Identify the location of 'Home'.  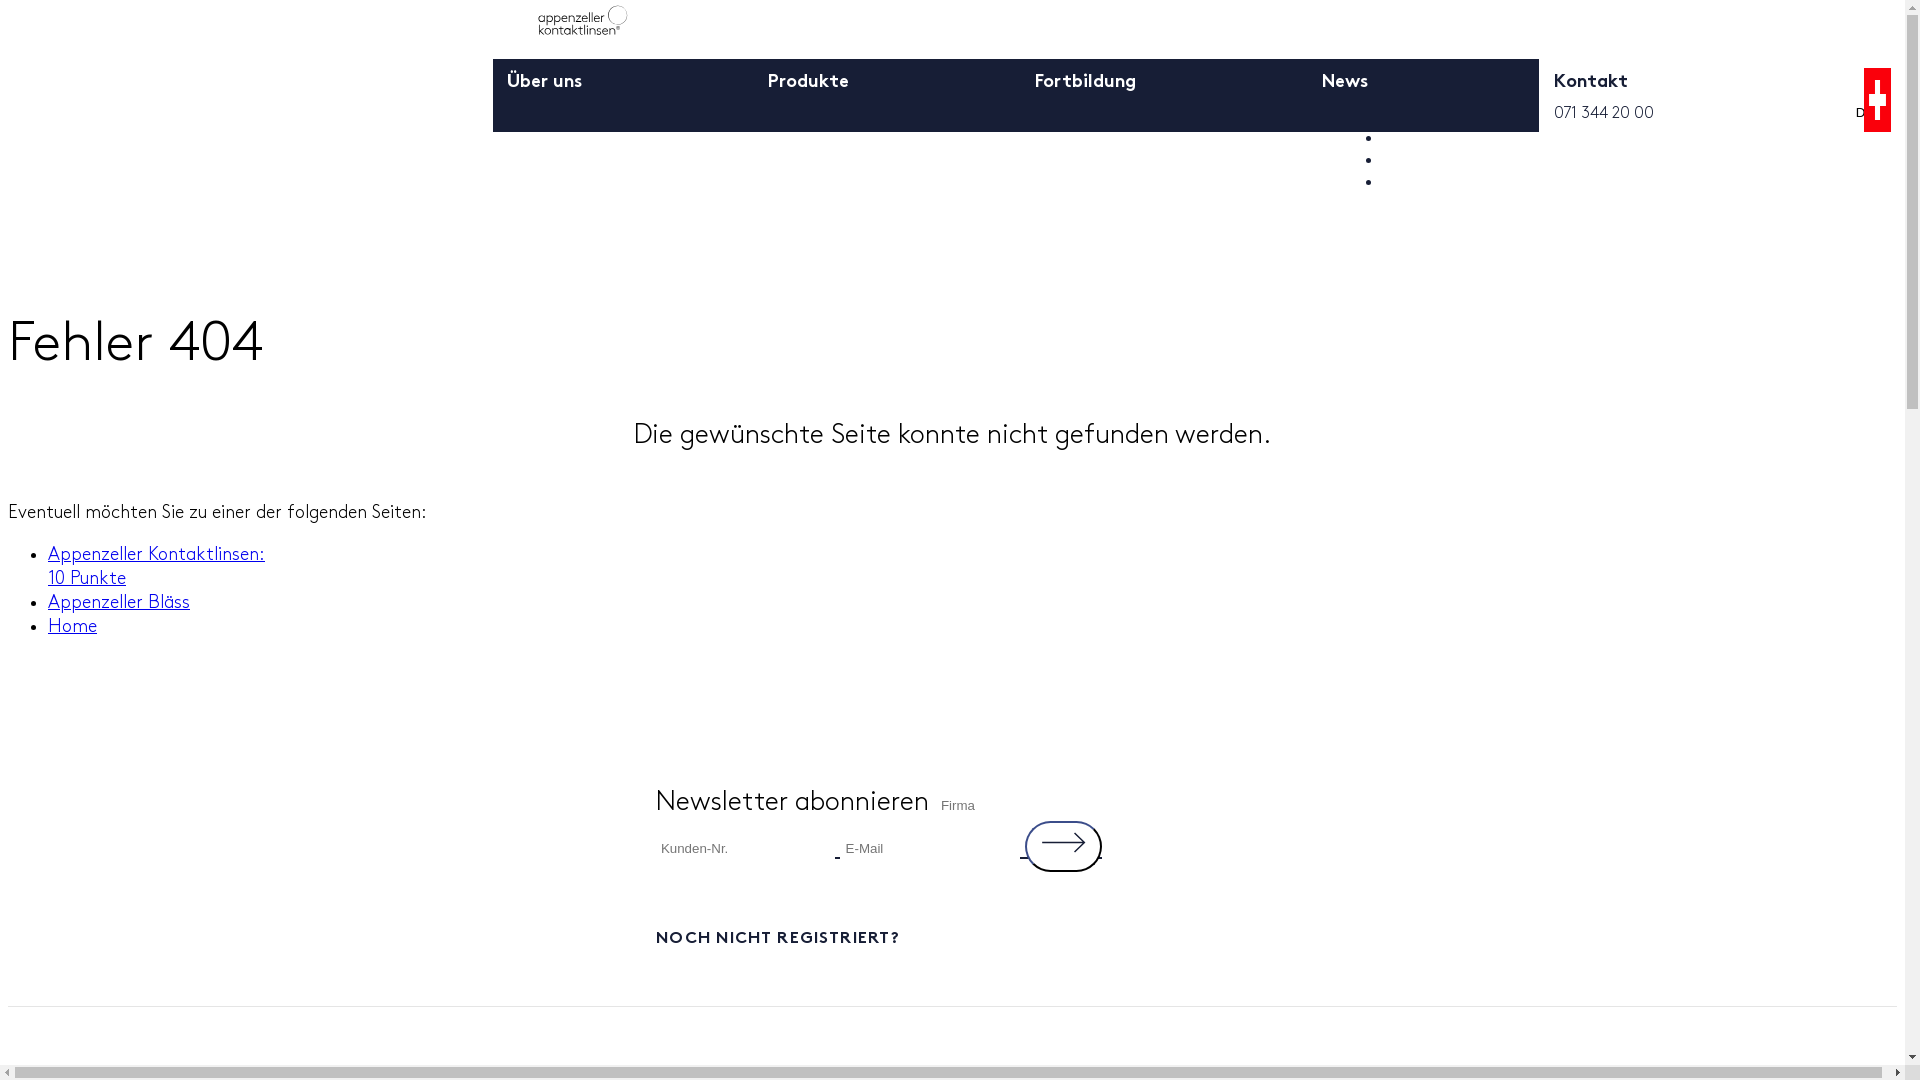
(48, 624).